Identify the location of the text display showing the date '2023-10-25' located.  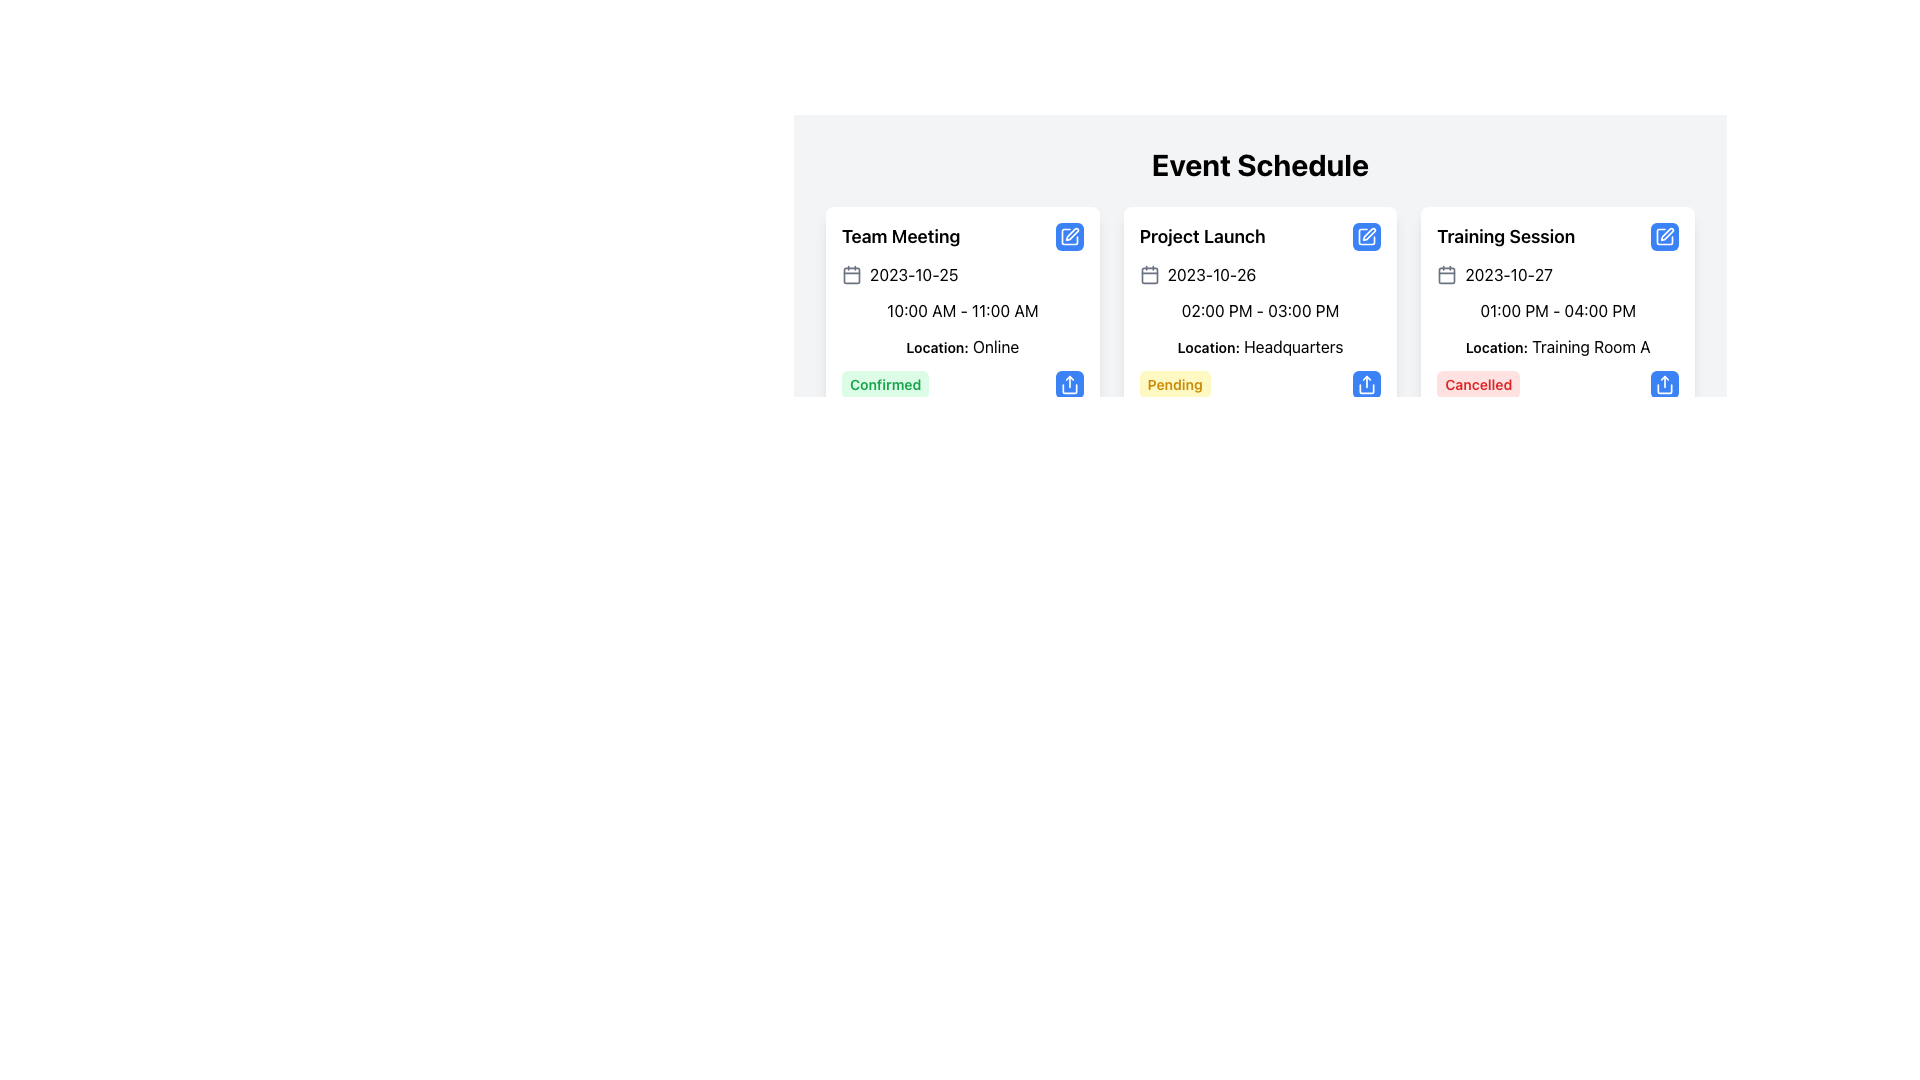
(913, 274).